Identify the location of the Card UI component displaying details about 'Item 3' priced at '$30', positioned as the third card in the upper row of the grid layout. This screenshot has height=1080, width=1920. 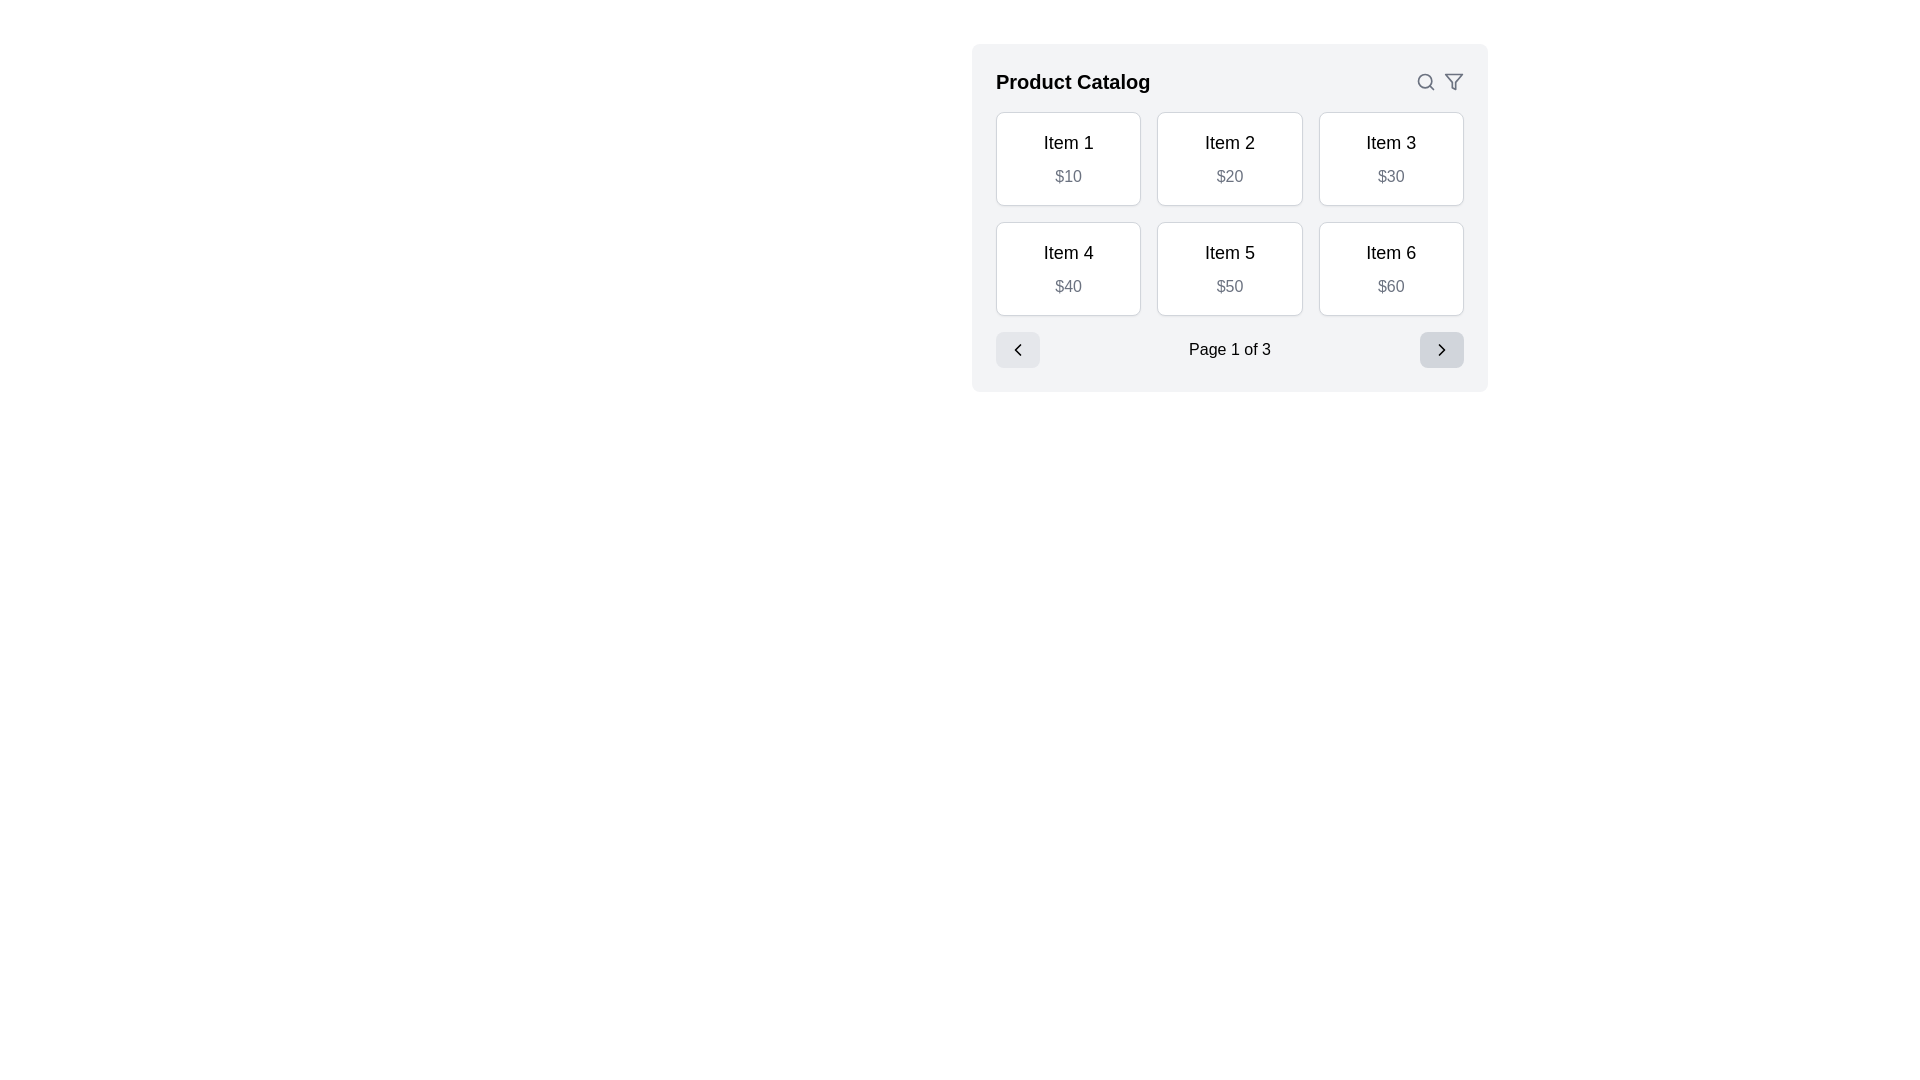
(1390, 157).